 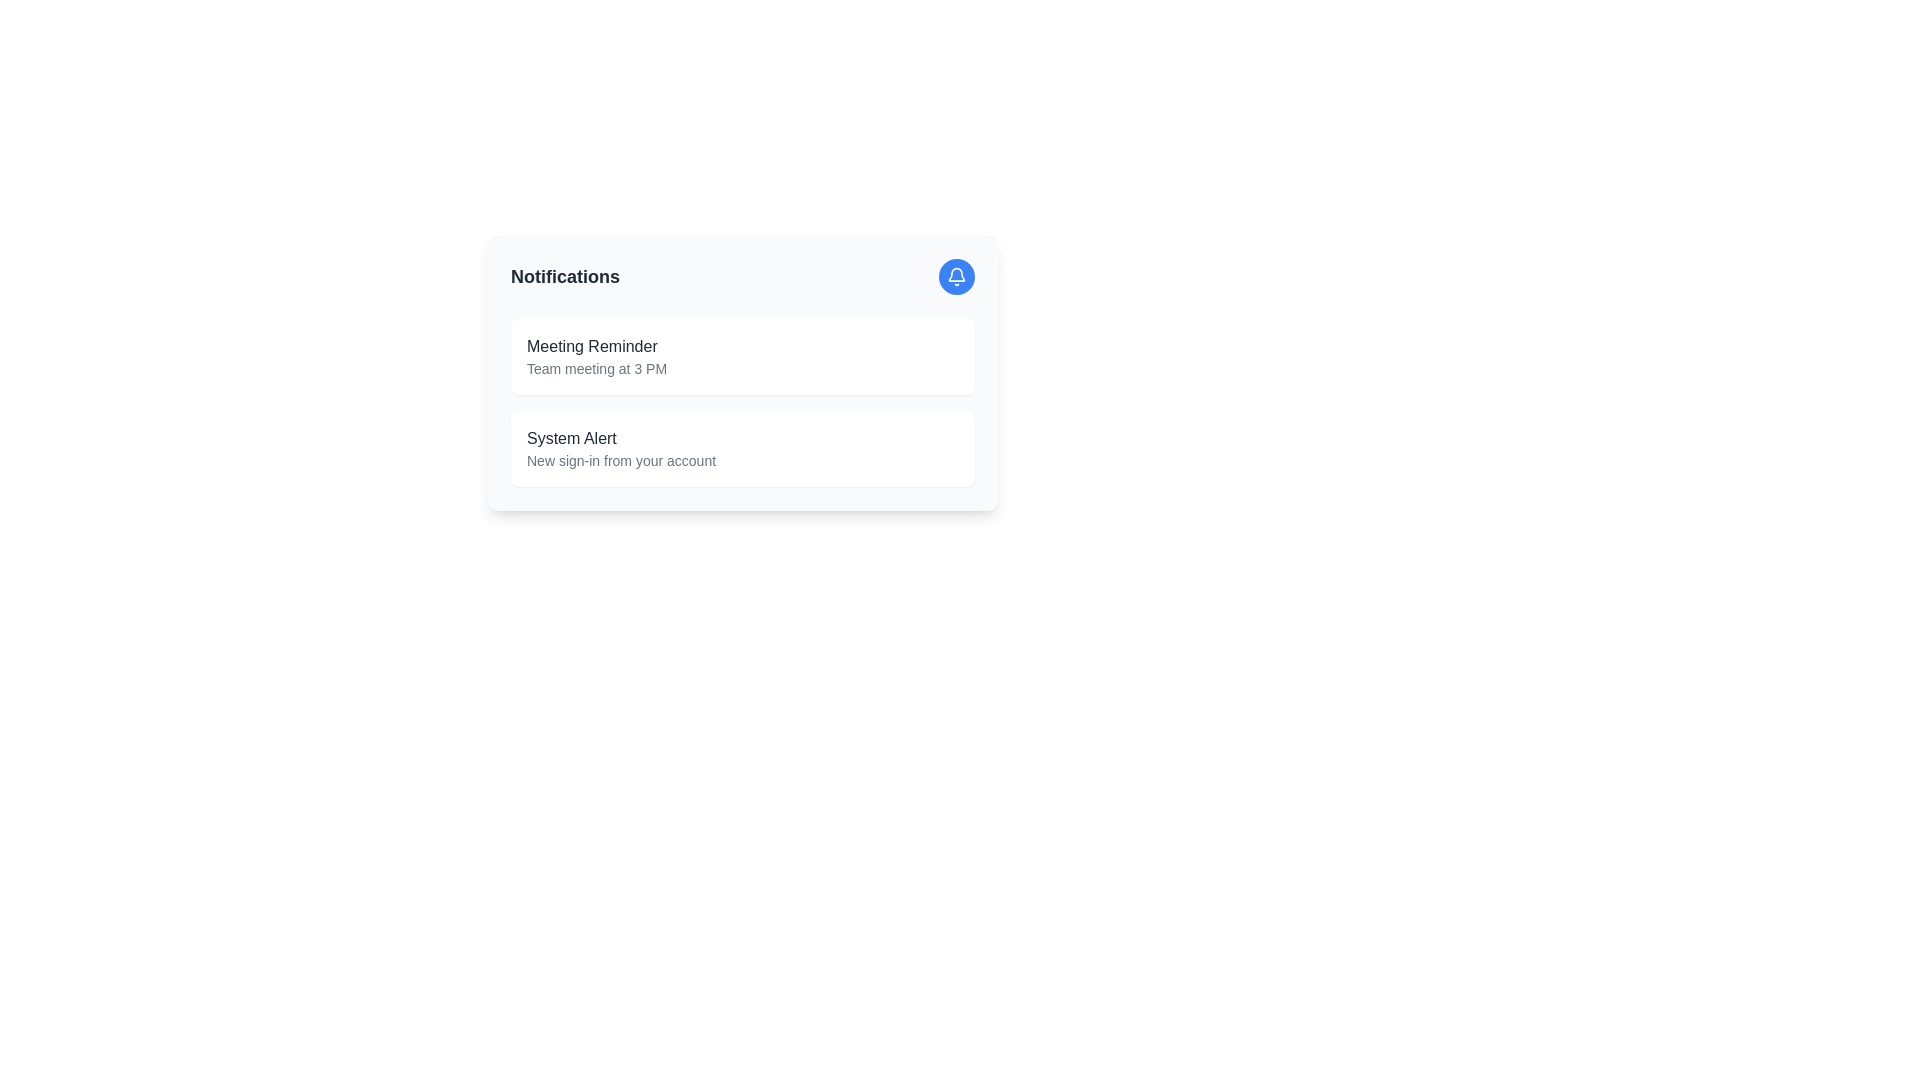 What do you see at coordinates (742, 447) in the screenshot?
I see `the second notification card that displays a system notification about a new sign-in` at bounding box center [742, 447].